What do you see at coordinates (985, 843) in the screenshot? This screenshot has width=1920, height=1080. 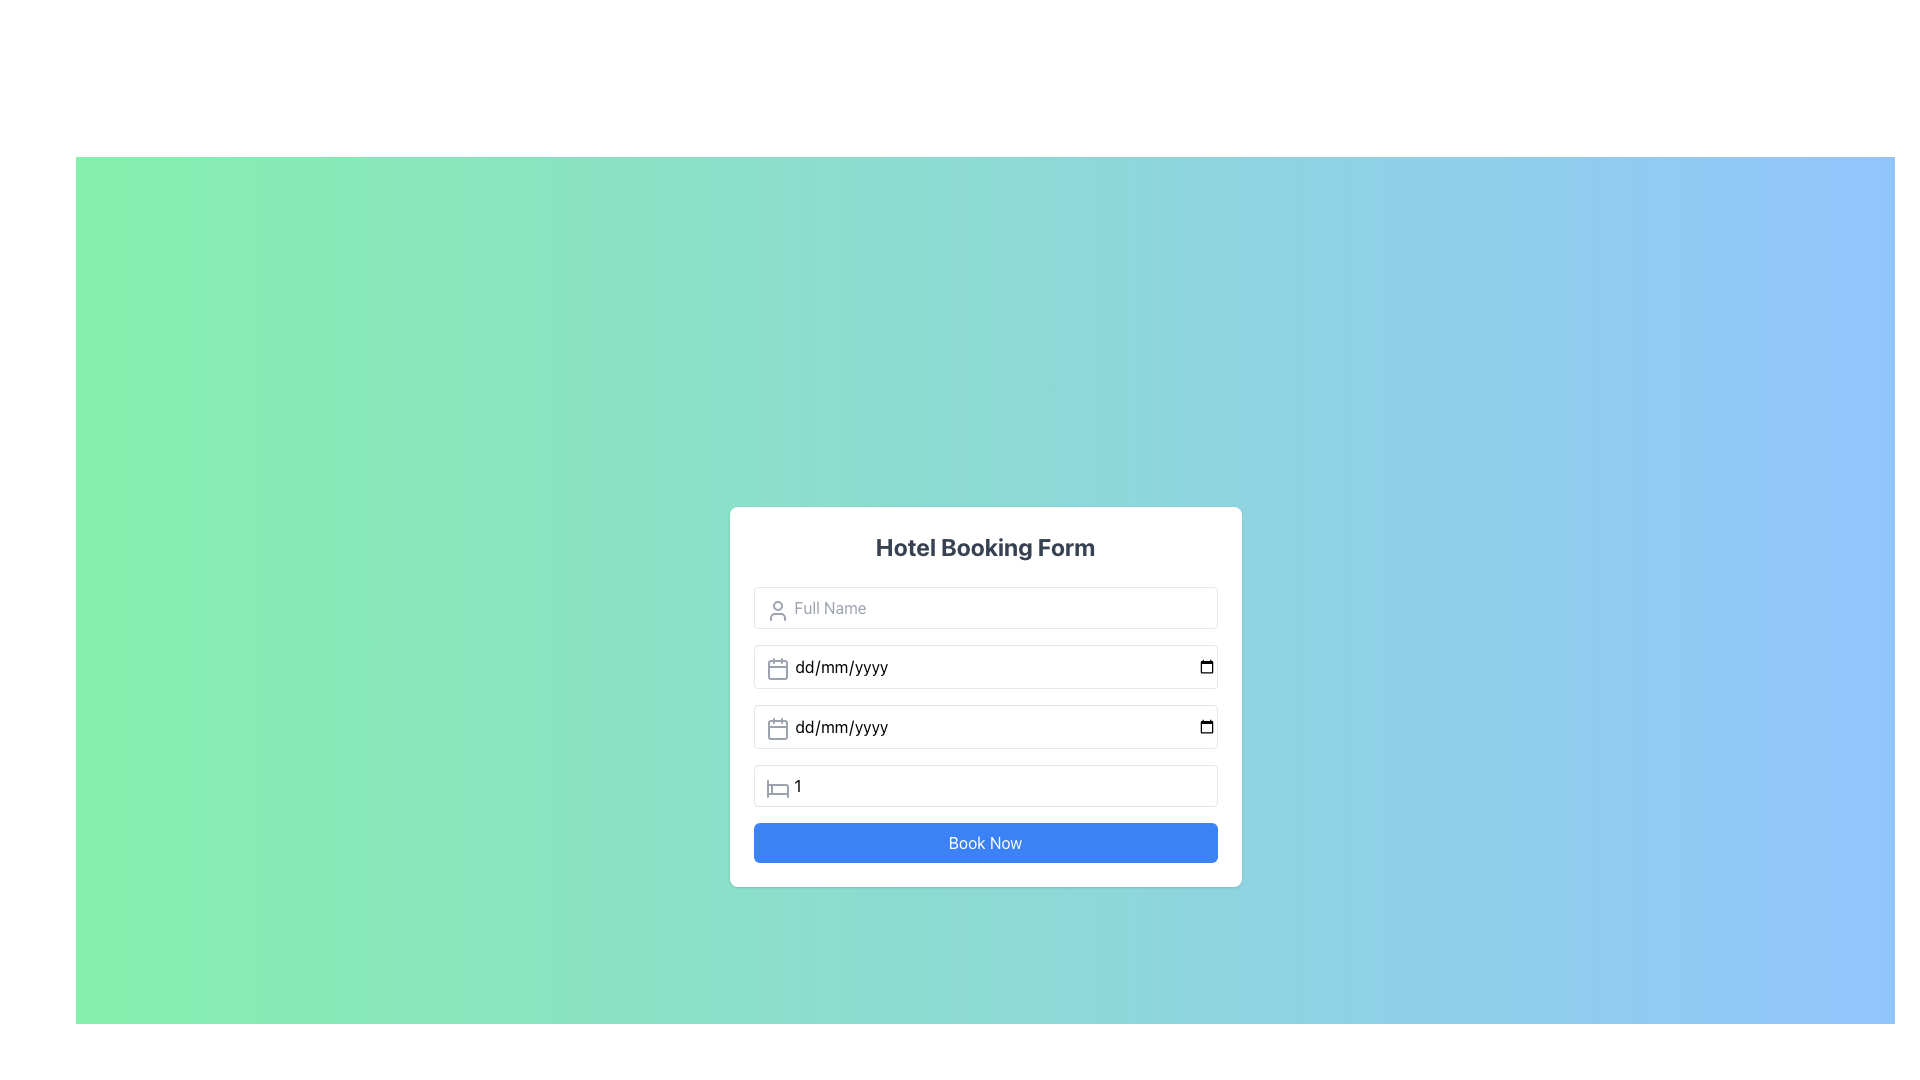 I see `the submit button at the bottom of the hotel booking form modal` at bounding box center [985, 843].